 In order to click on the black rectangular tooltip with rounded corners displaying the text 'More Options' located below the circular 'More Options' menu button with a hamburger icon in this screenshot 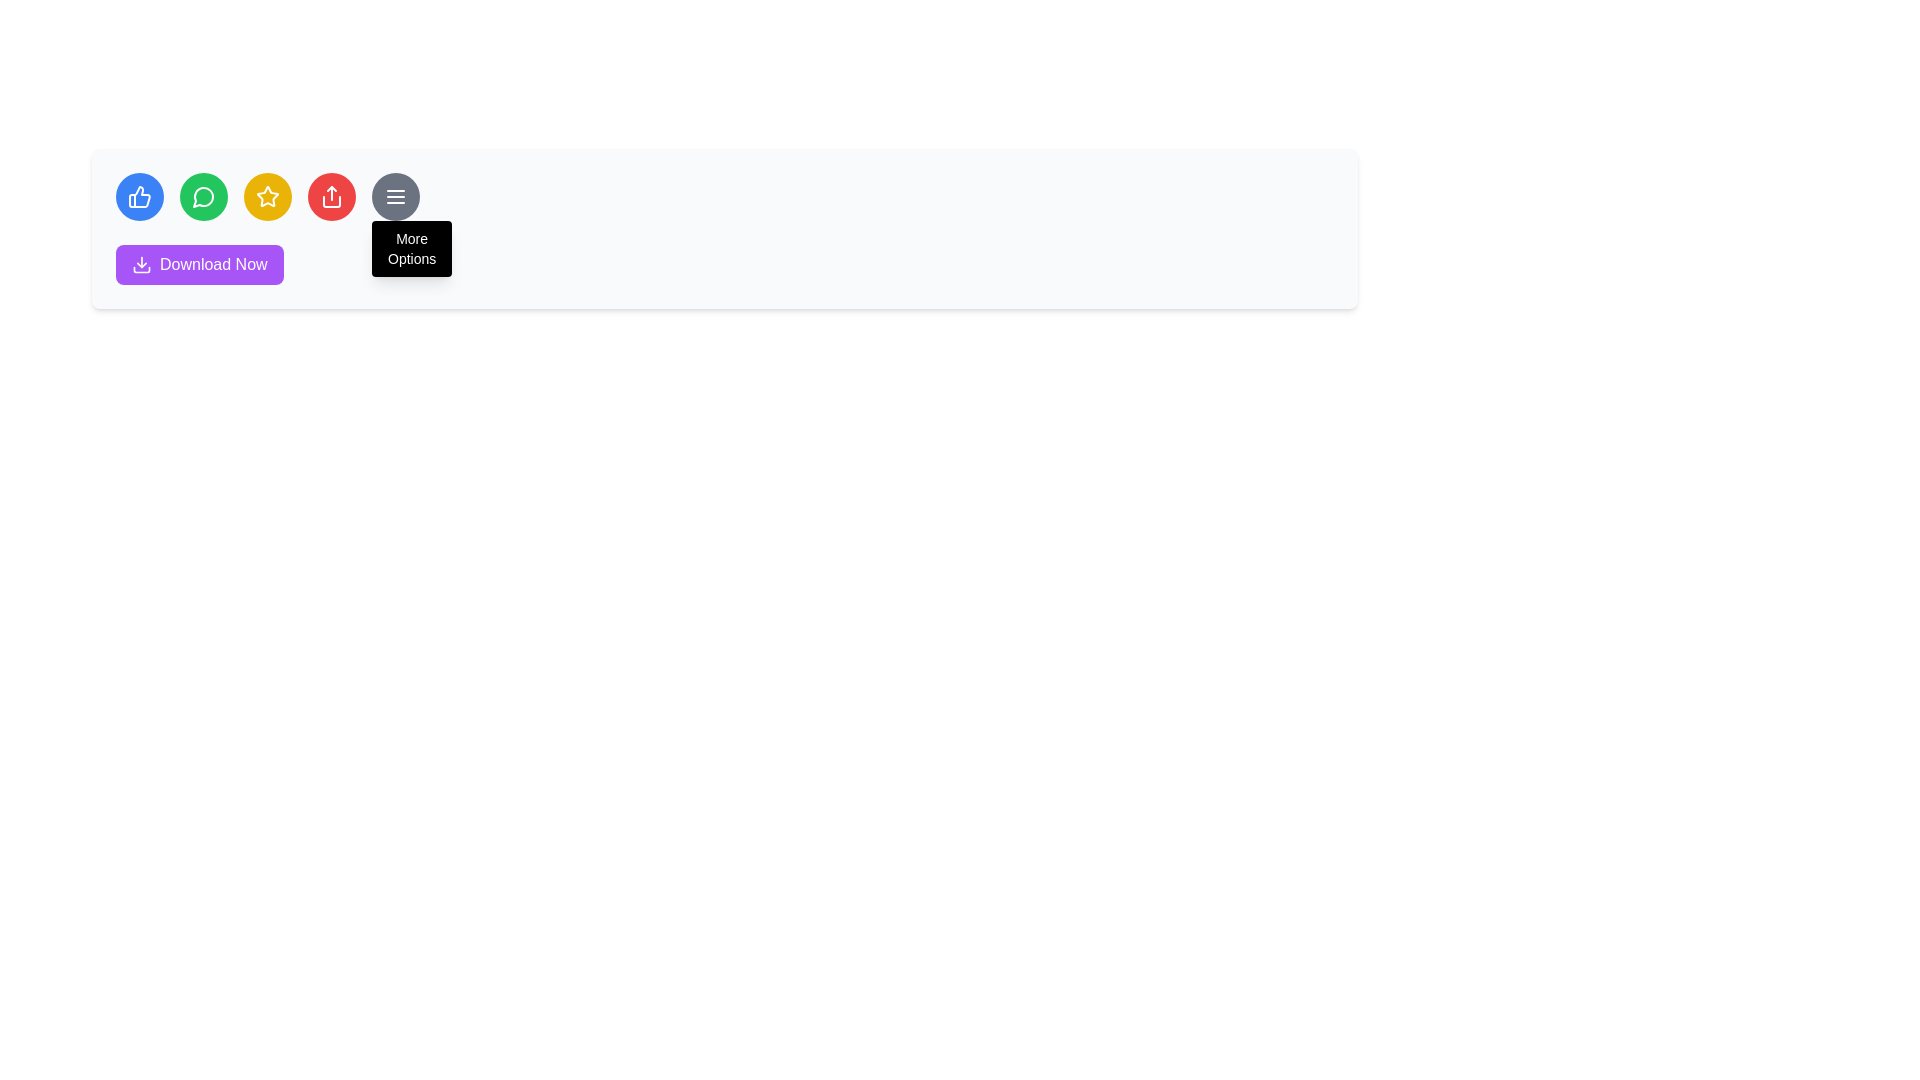, I will do `click(411, 248)`.